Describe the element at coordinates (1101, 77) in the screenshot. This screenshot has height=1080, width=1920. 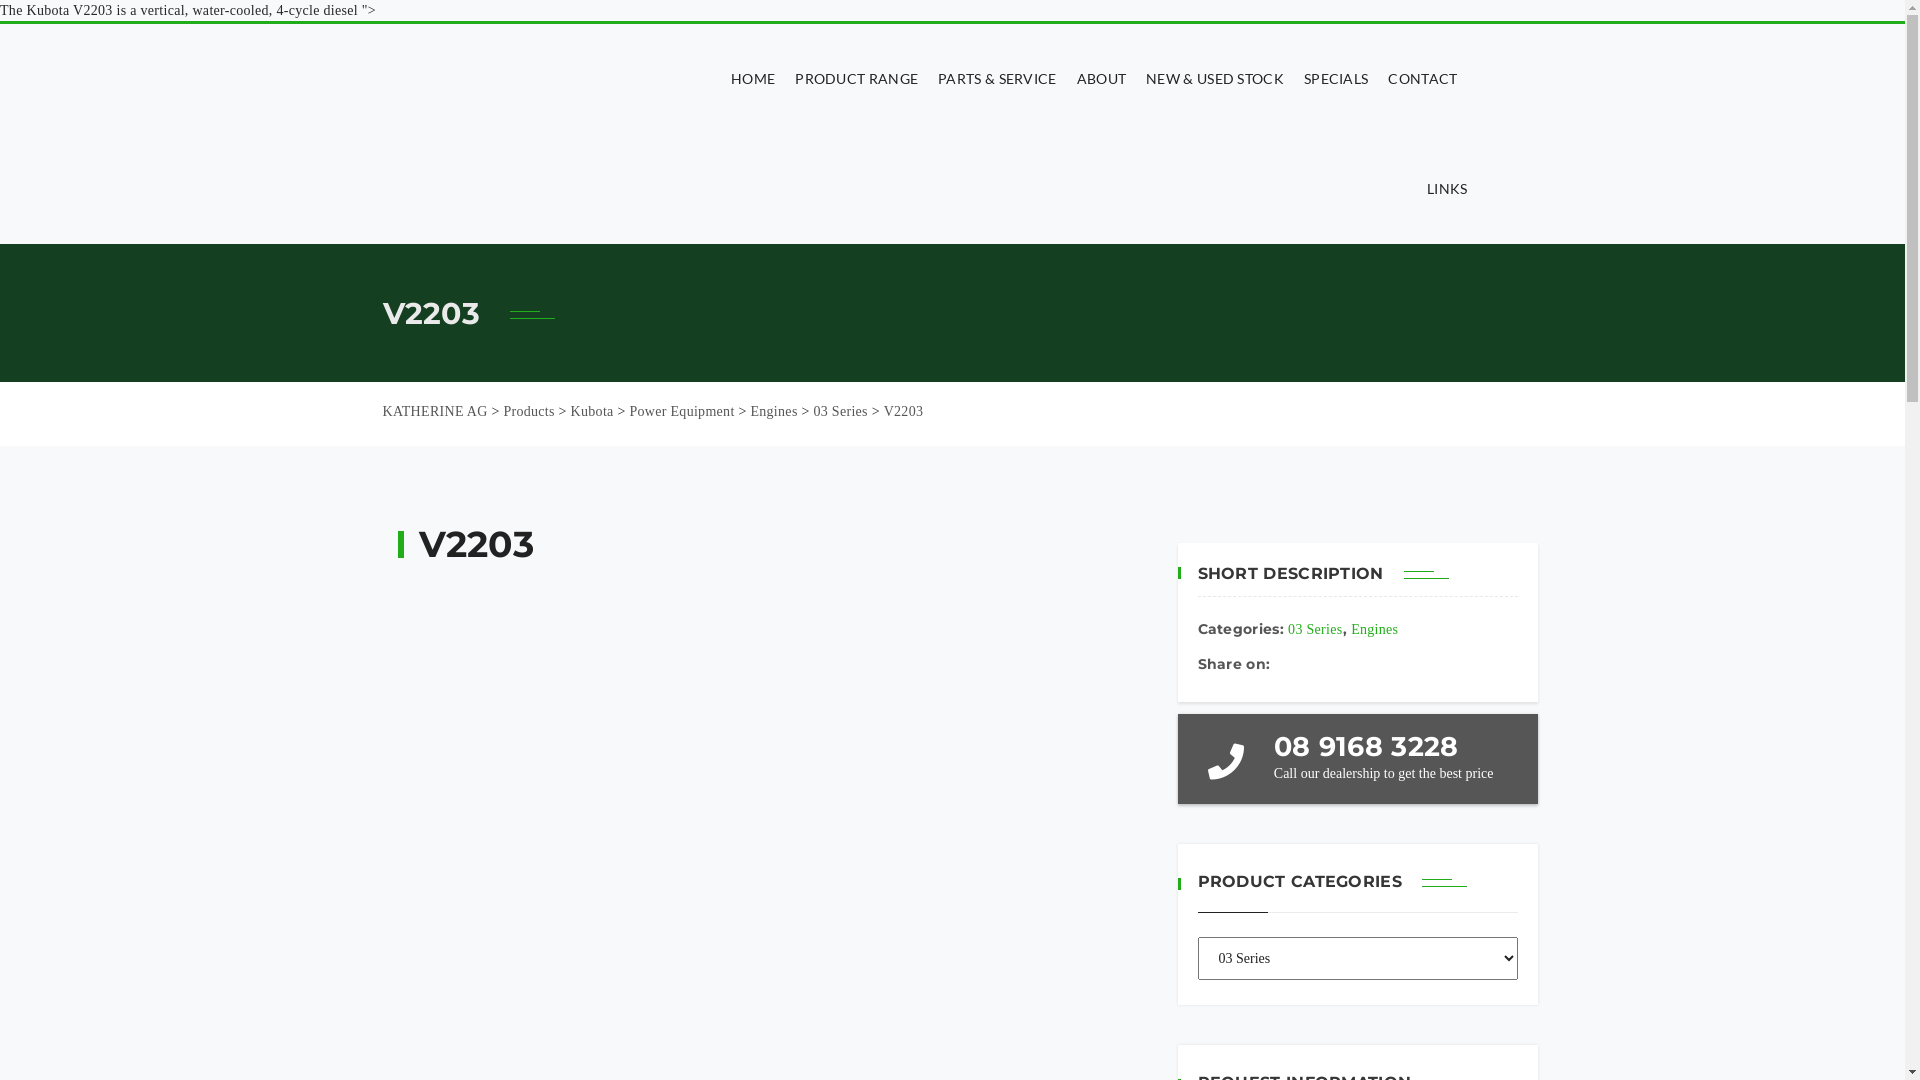
I see `'ABOUT'` at that location.